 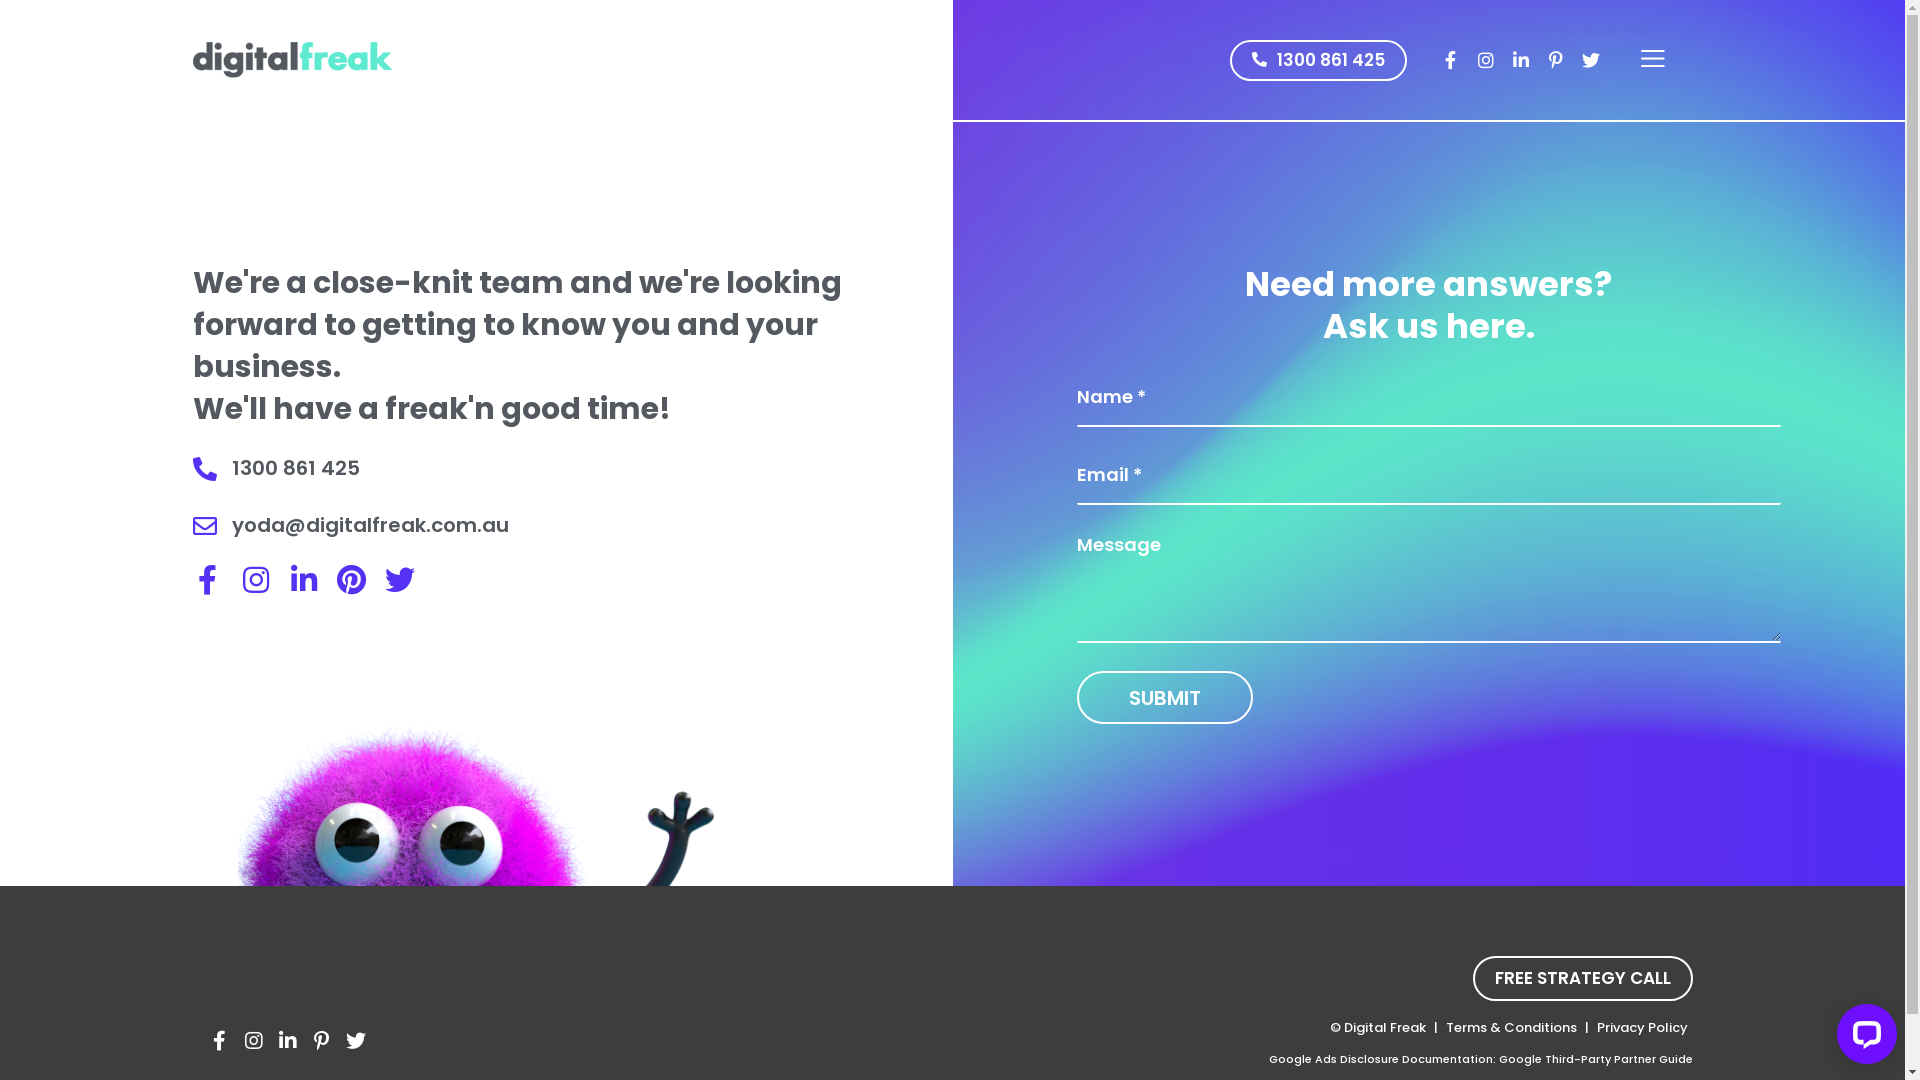 I want to click on '1300 861 425', so click(x=1318, y=59).